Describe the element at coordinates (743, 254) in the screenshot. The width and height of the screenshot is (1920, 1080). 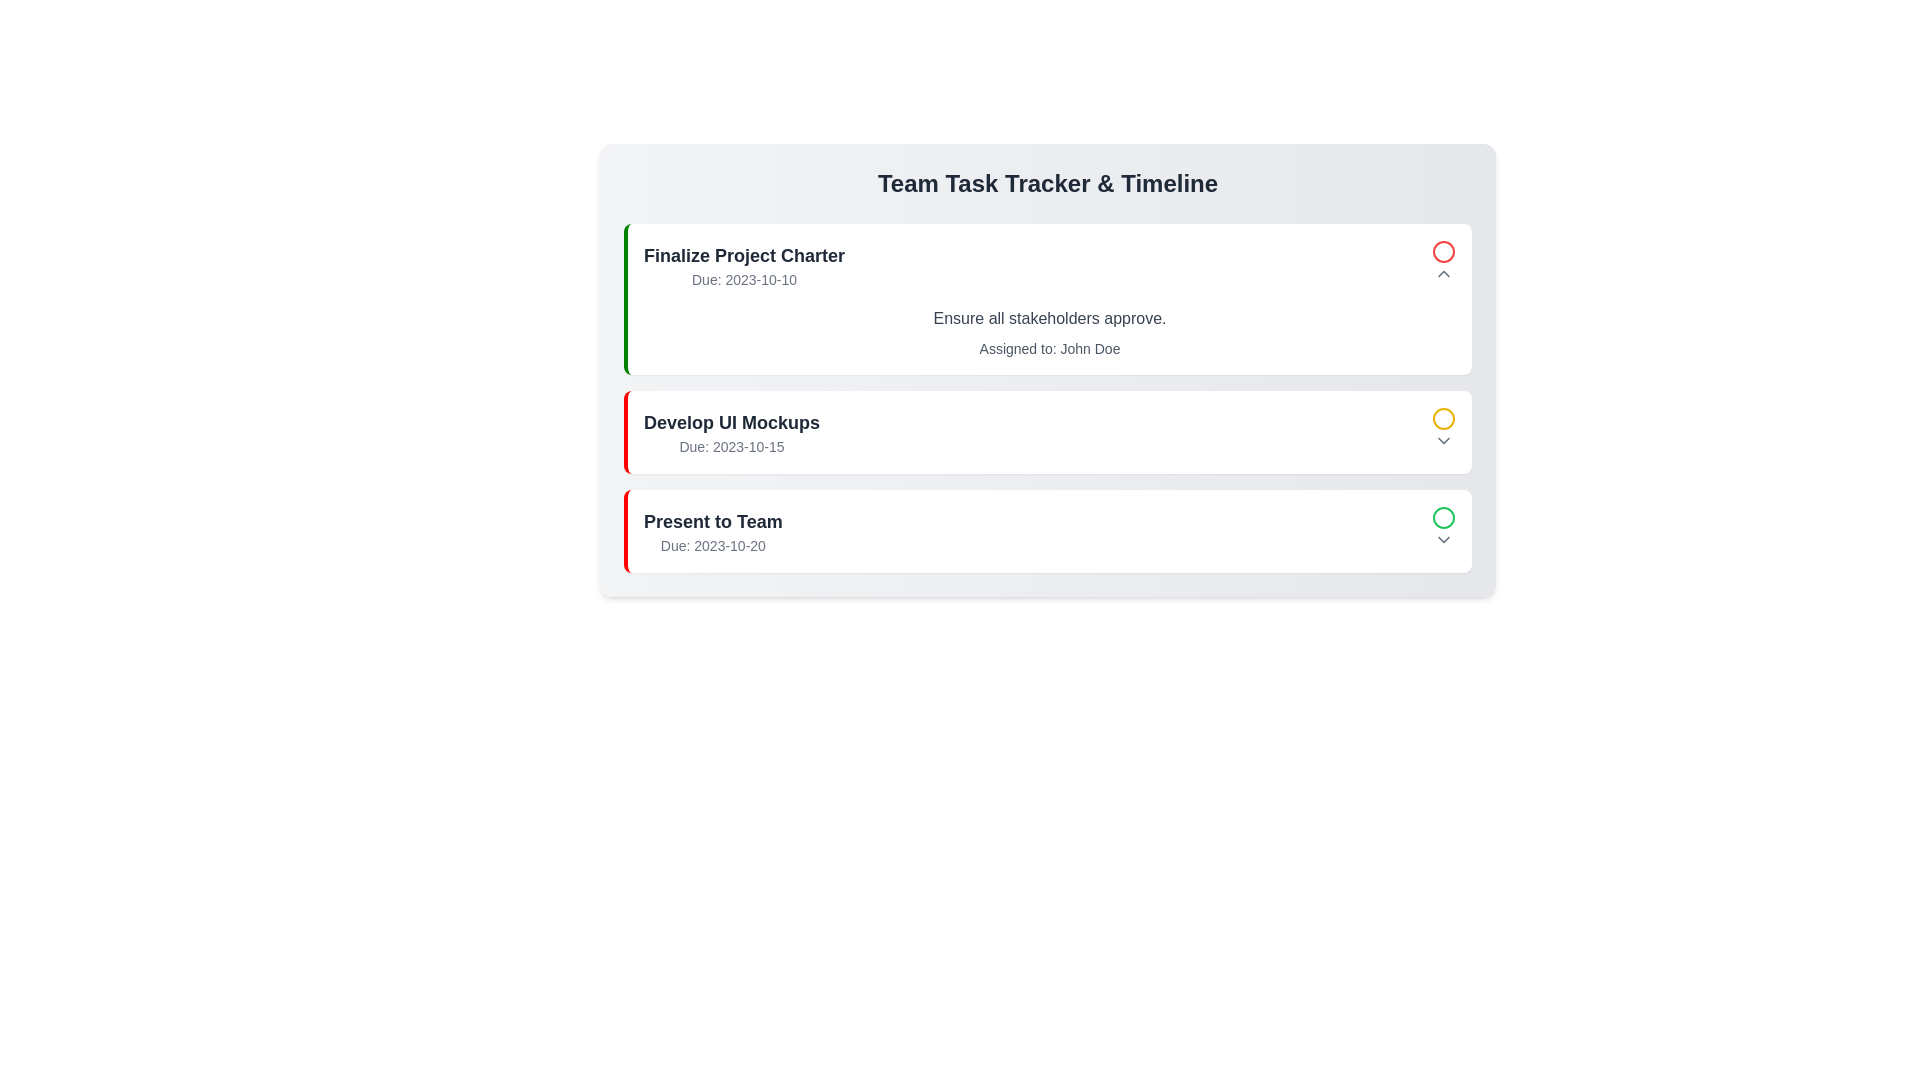
I see `text from the title label located in the top-left corner of a green-bordered task card, which summarizes the purpose or description of the task` at that location.